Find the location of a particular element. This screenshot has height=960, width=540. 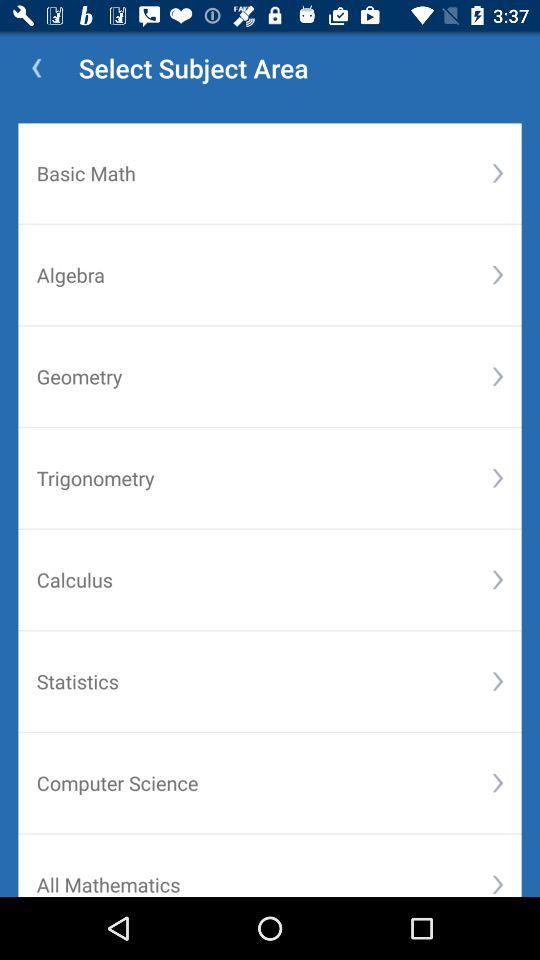

the button right to the text basic math is located at coordinates (496, 172).